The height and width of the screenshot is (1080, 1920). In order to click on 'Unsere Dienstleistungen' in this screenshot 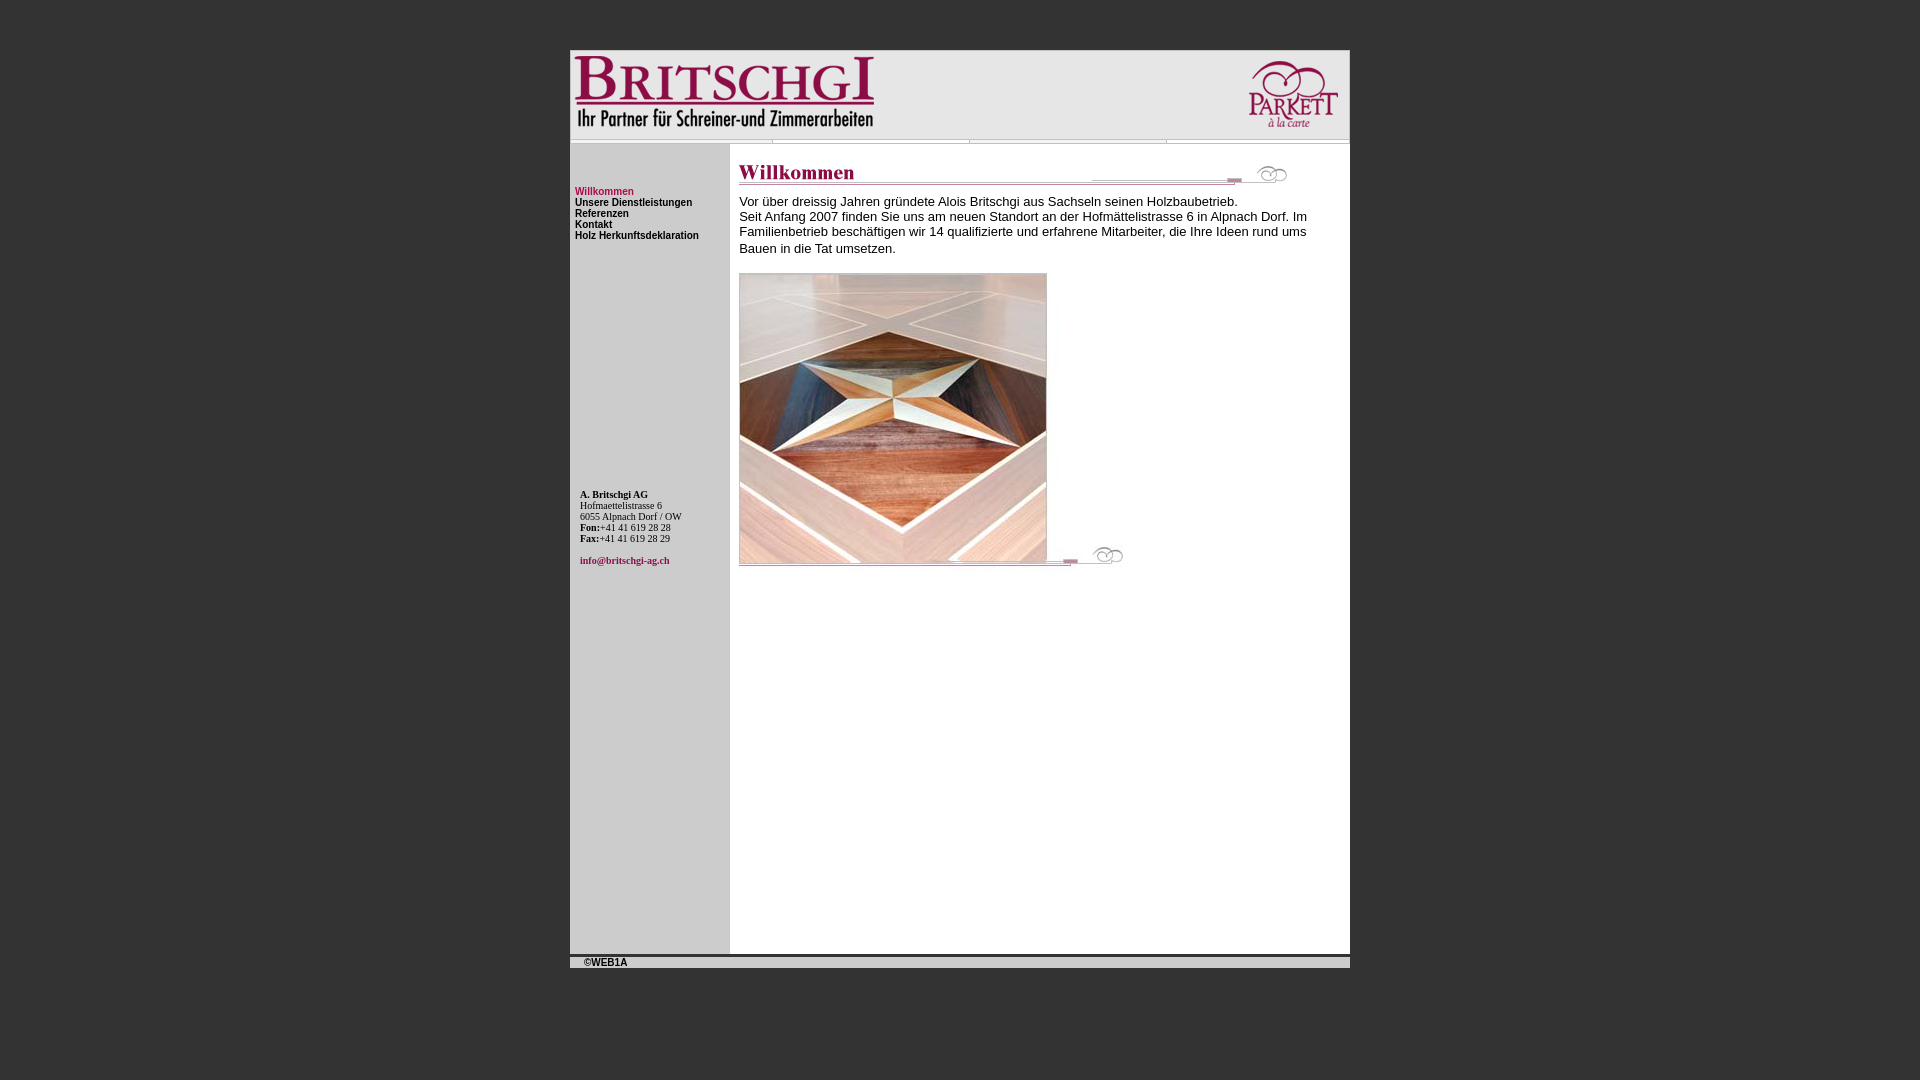, I will do `click(632, 202)`.